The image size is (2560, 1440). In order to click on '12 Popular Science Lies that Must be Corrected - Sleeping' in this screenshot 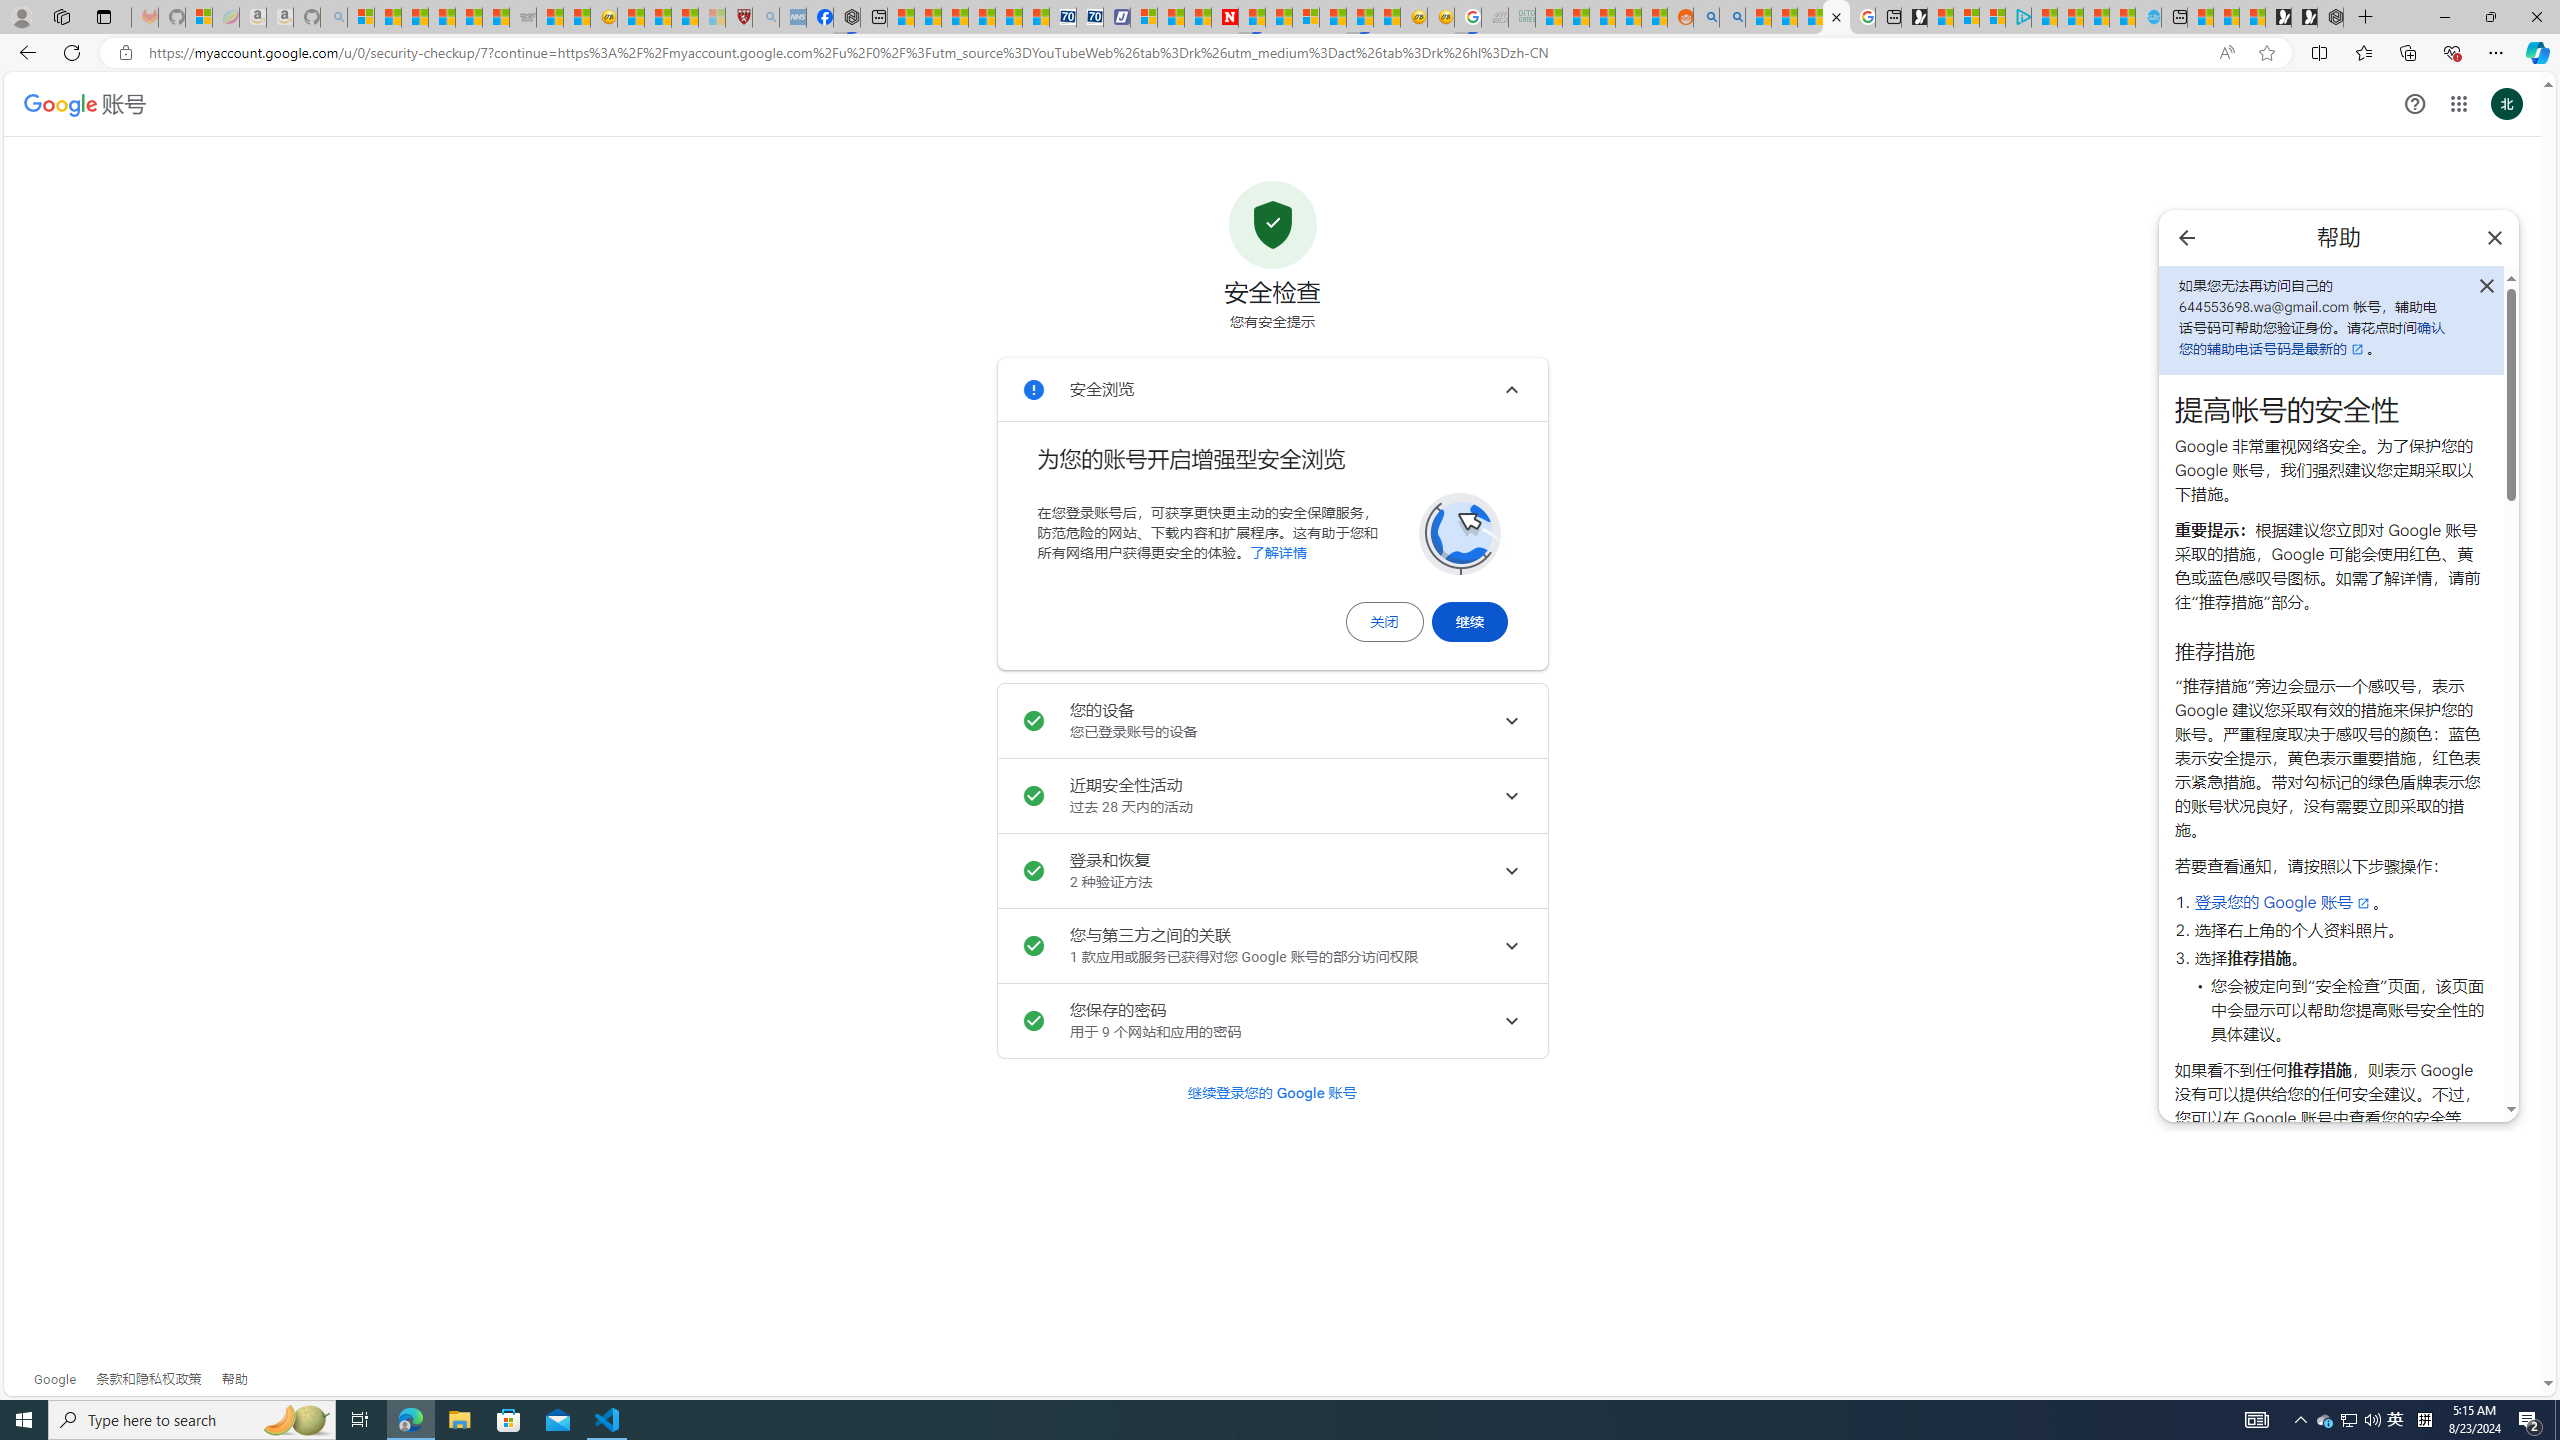, I will do `click(712, 16)`.